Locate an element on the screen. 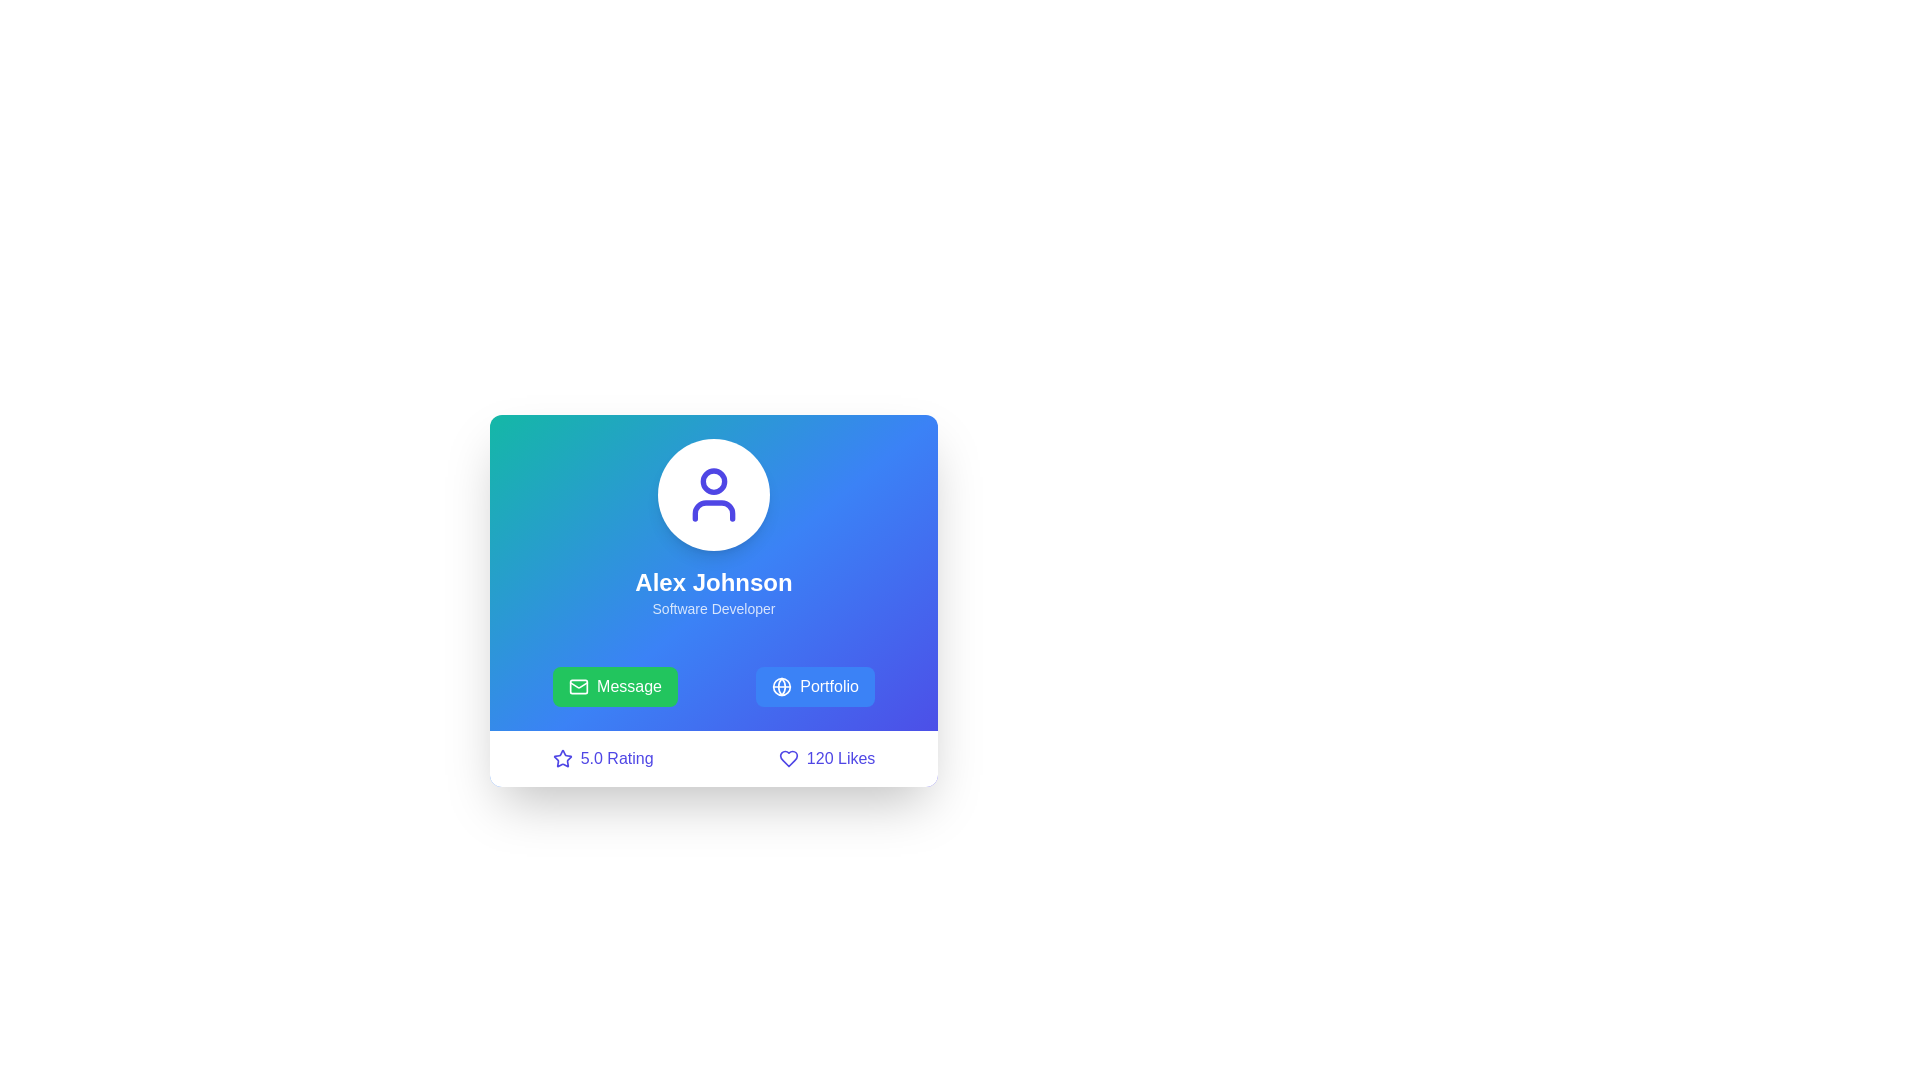 Image resolution: width=1920 pixels, height=1080 pixels. the bold circle centered within the globe icon, which is located in the upper-left region of the card displaying the user's name and details is located at coordinates (781, 685).